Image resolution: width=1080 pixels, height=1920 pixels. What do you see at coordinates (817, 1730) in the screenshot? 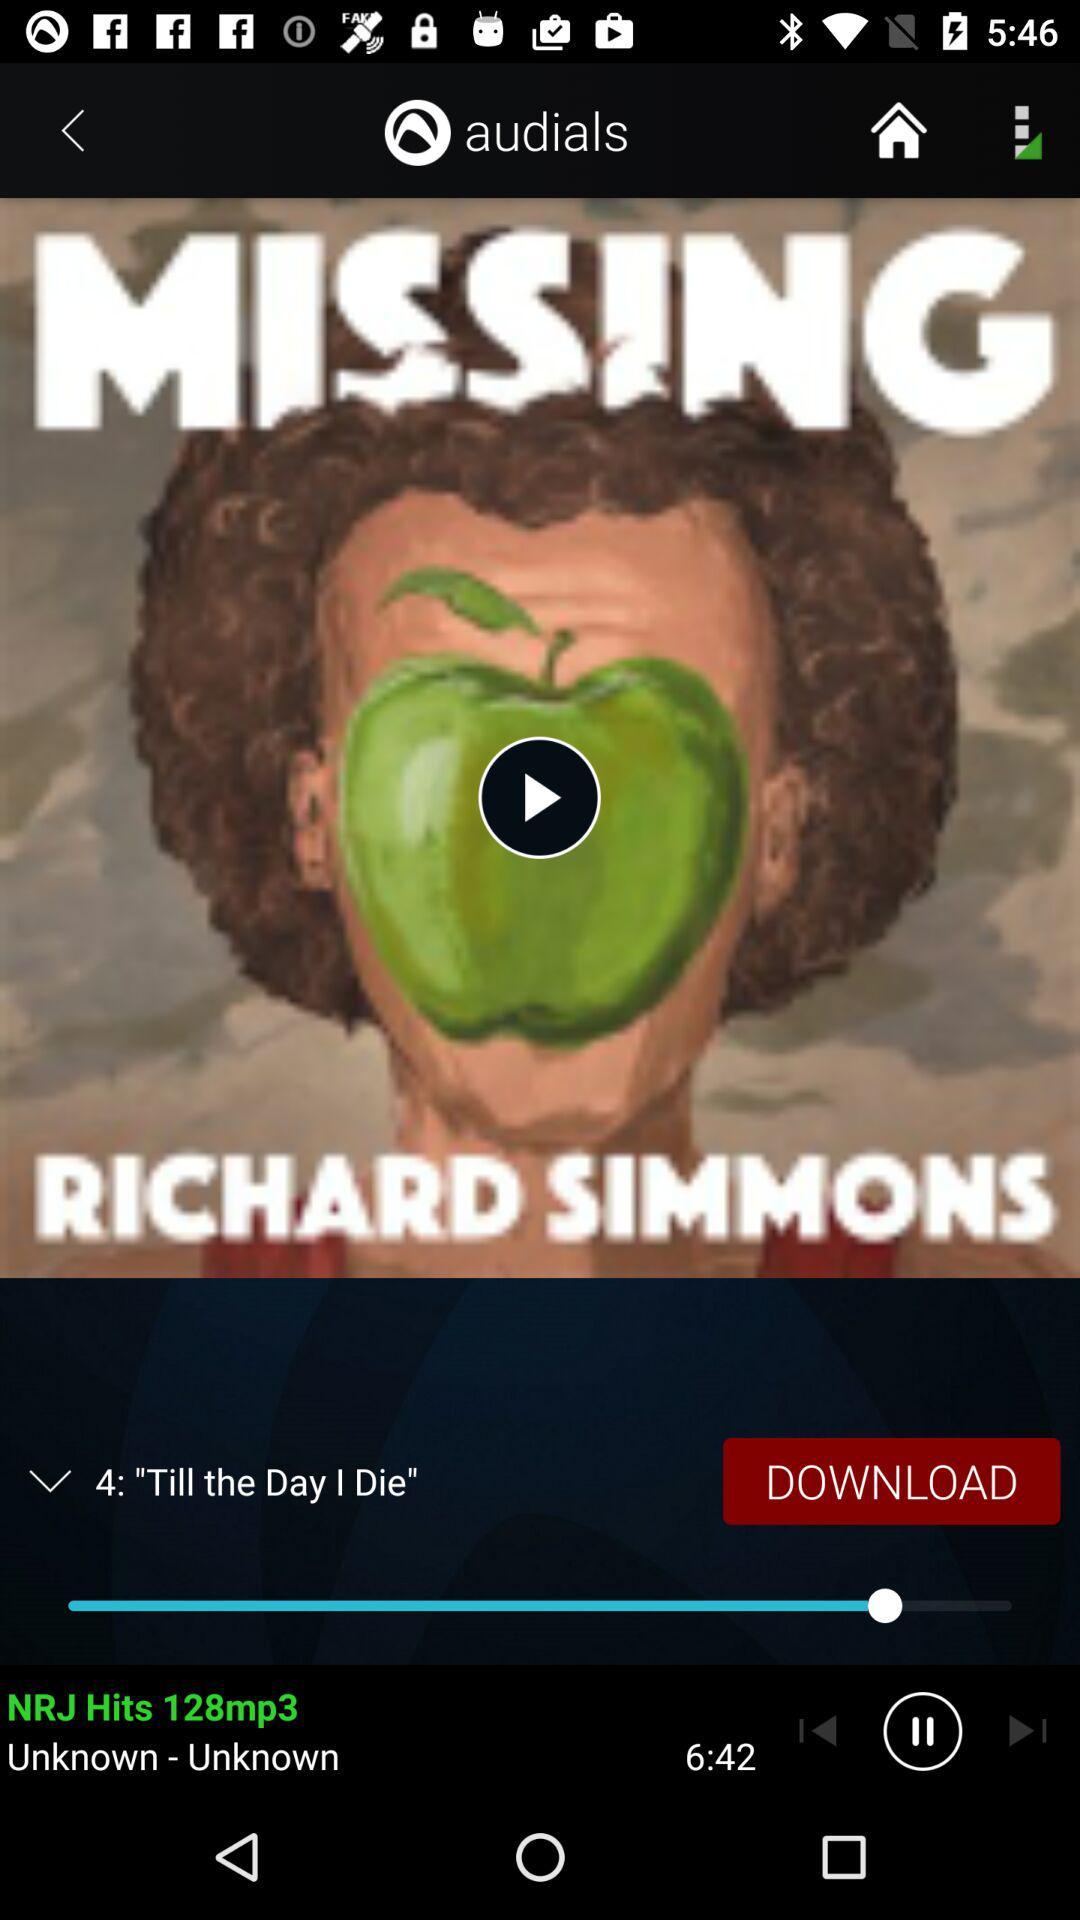
I see `the skip_previous icon` at bounding box center [817, 1730].